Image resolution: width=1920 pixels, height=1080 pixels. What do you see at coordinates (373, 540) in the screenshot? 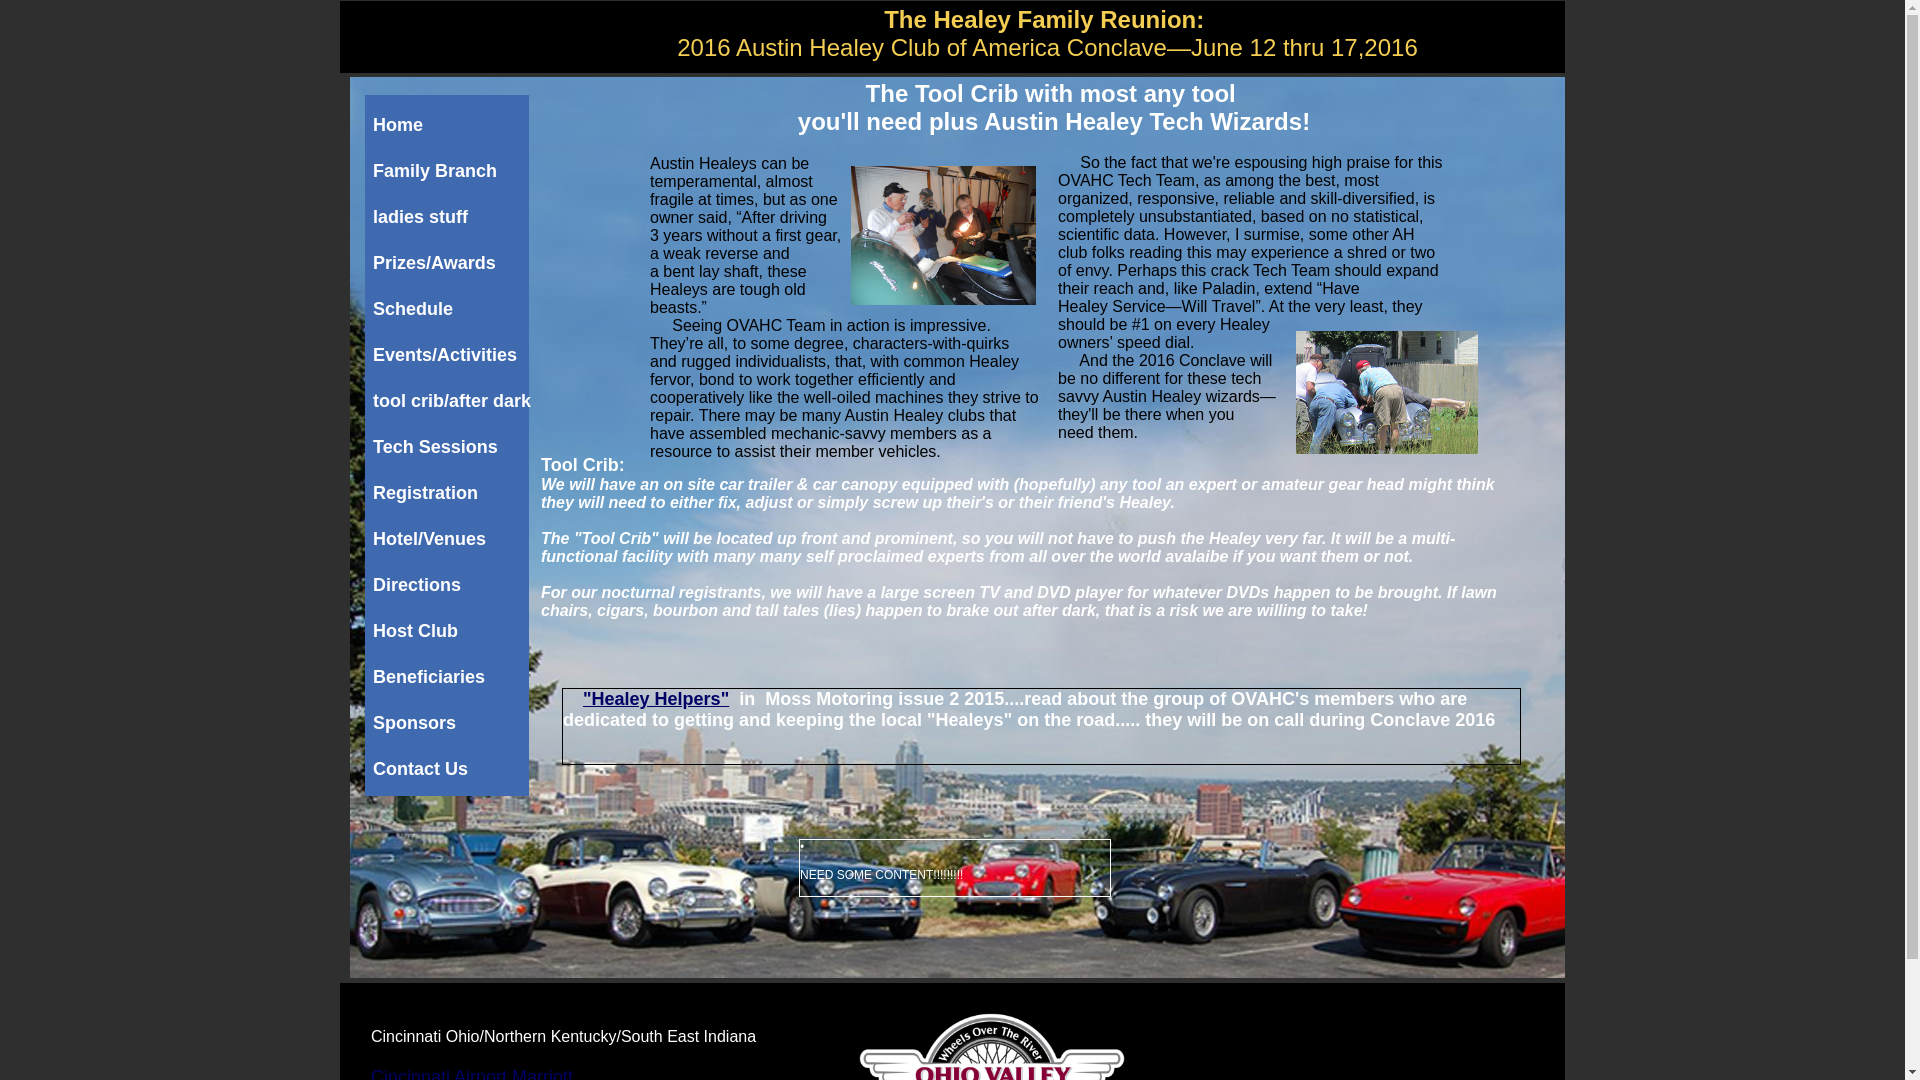
I see `'Hotel/Venues'` at bounding box center [373, 540].